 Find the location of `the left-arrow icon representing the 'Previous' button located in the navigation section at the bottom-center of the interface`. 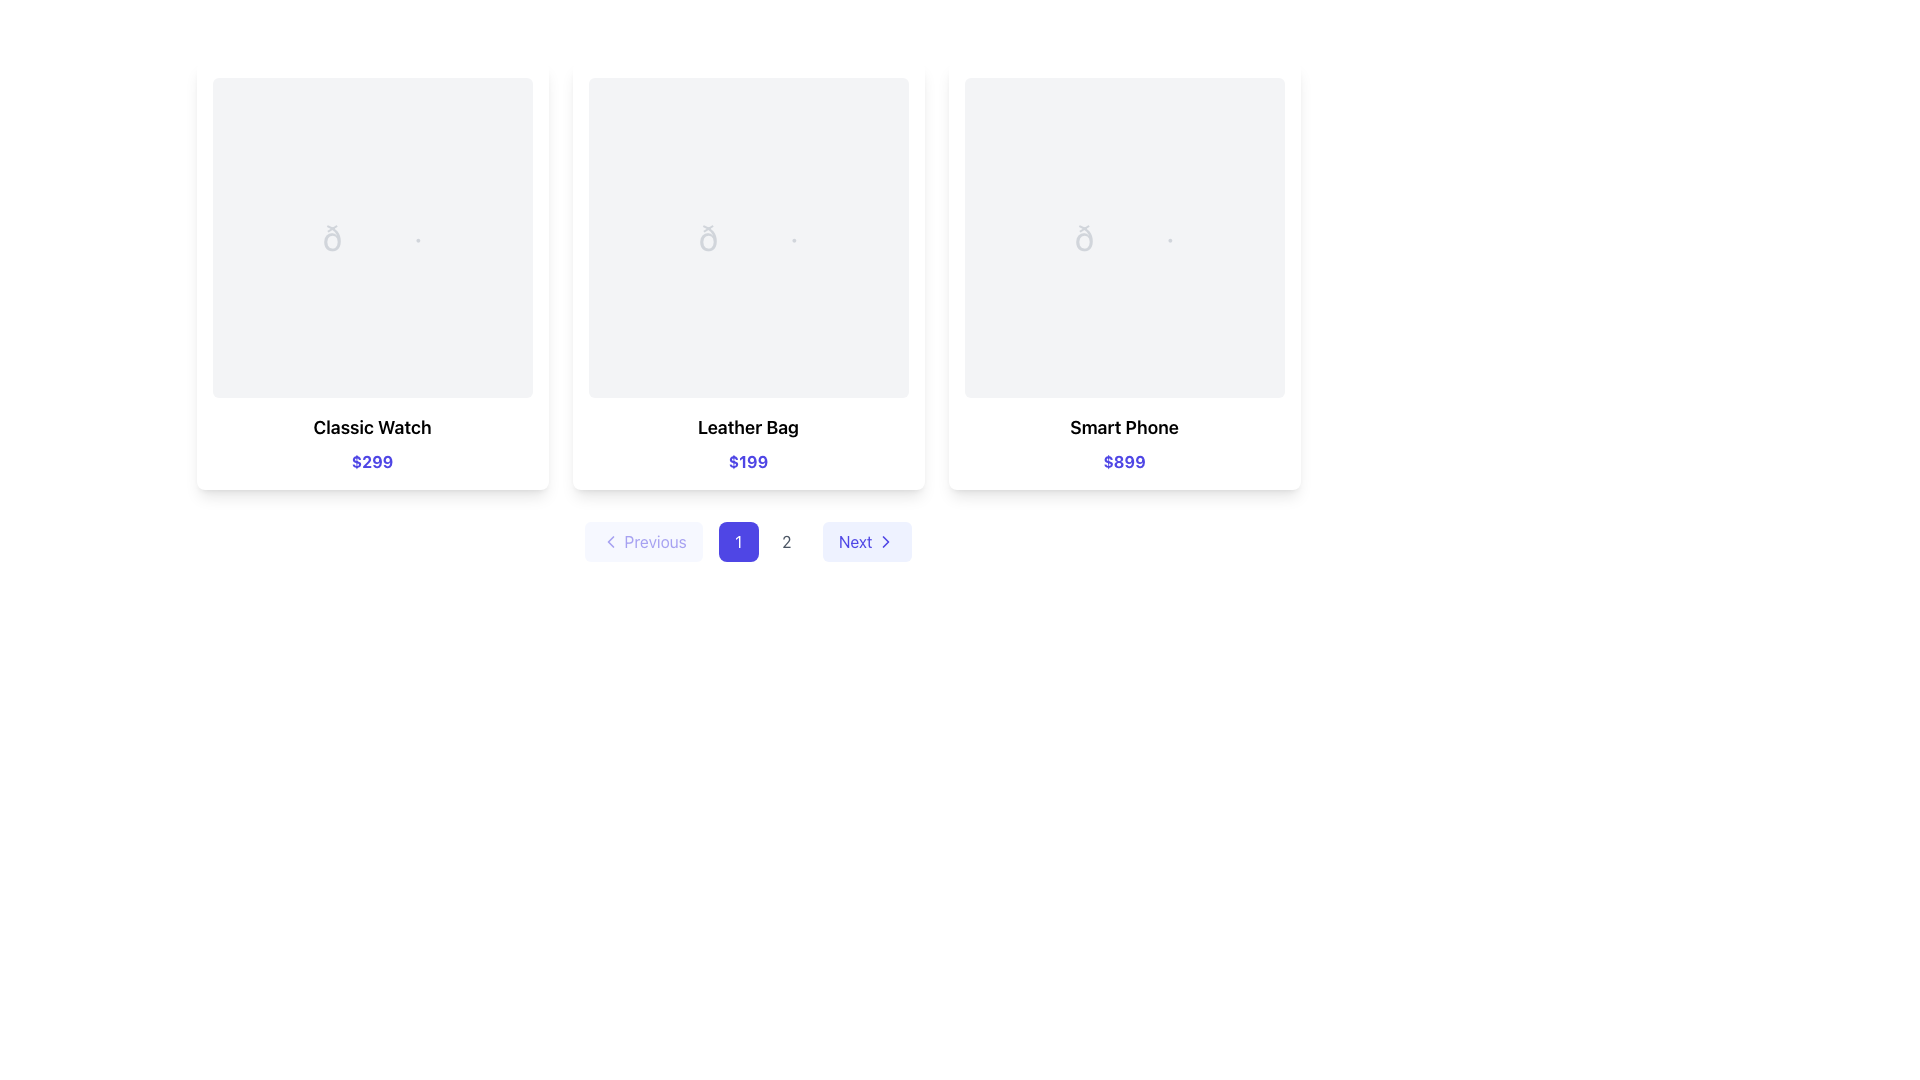

the left-arrow icon representing the 'Previous' button located in the navigation section at the bottom-center of the interface is located at coordinates (609, 542).